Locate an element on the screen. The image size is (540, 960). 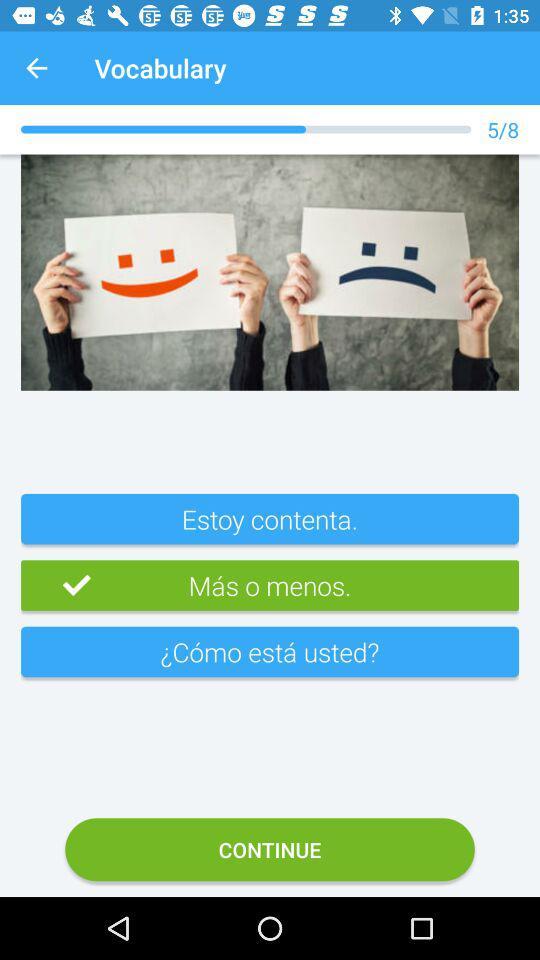
the right mark is located at coordinates (55, 585).